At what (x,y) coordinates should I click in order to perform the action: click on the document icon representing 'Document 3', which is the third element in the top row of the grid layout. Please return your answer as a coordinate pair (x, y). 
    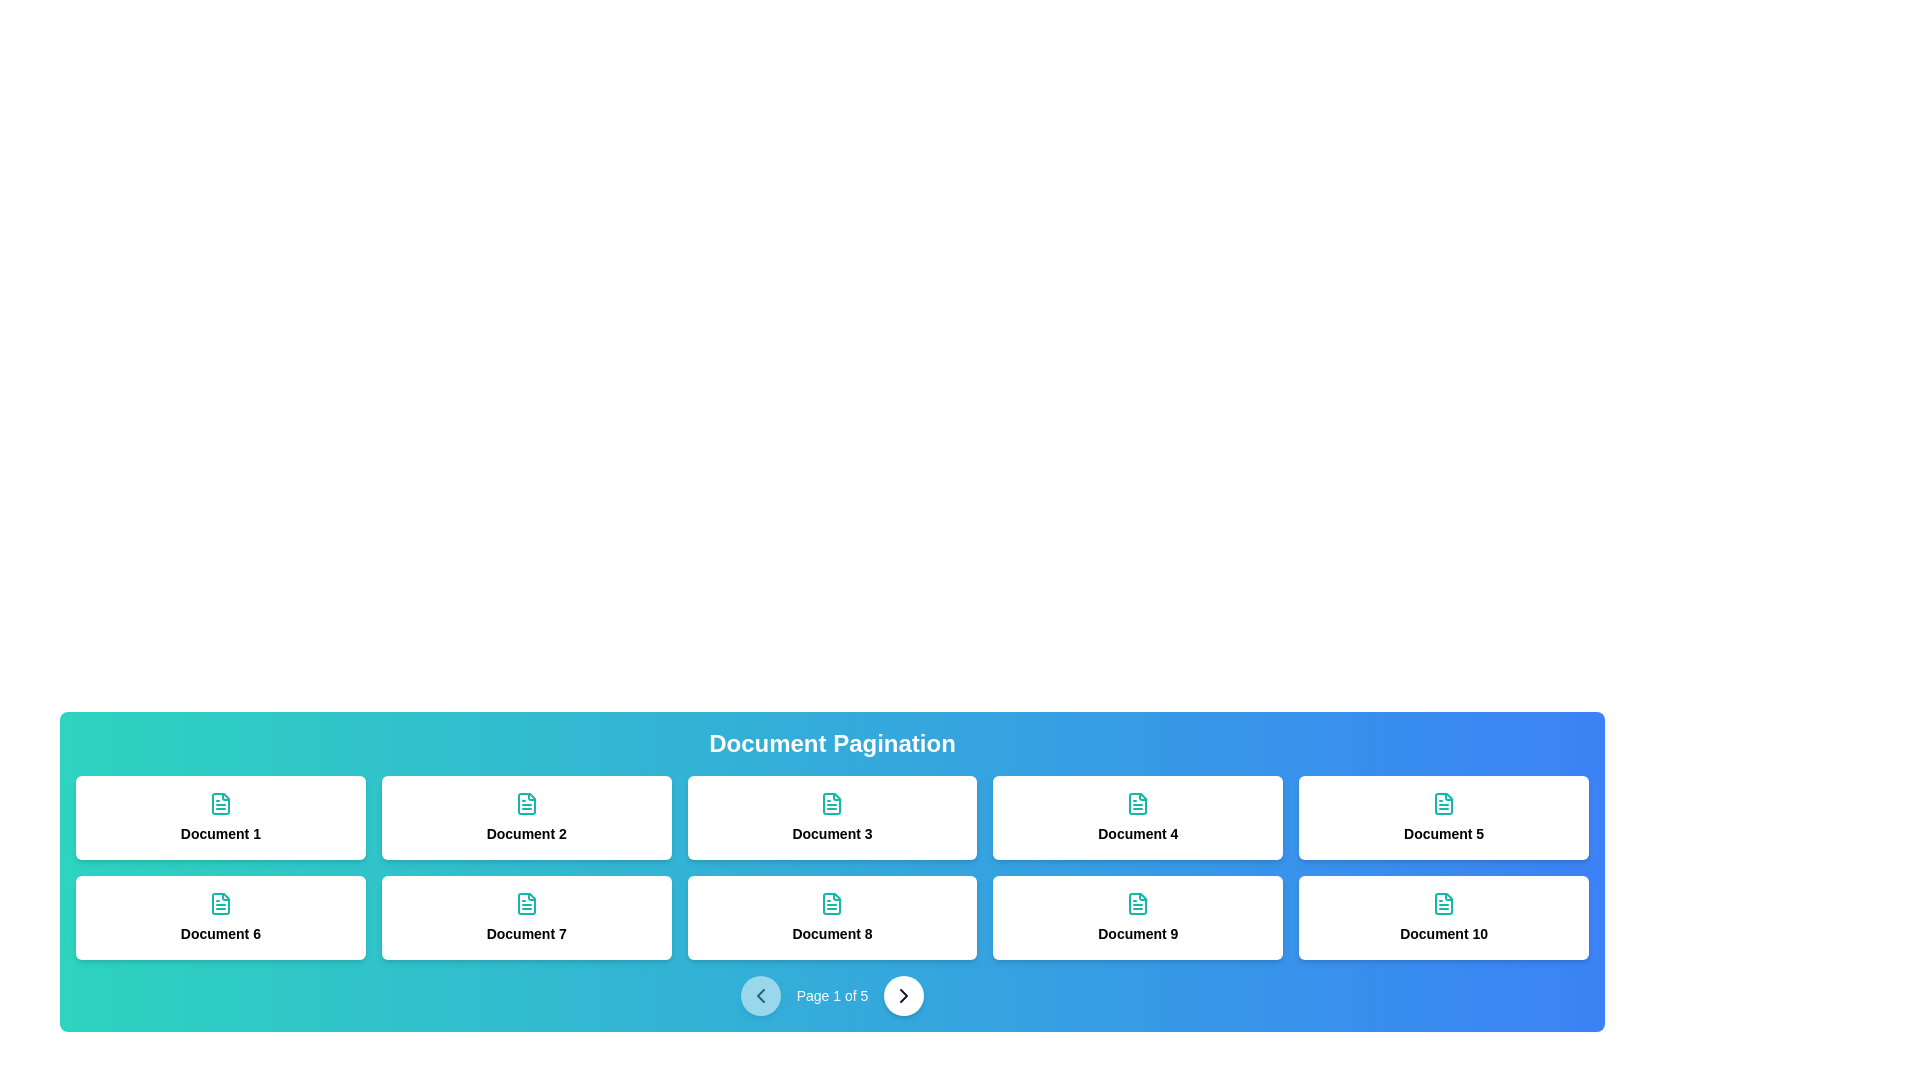
    Looking at the image, I should click on (832, 802).